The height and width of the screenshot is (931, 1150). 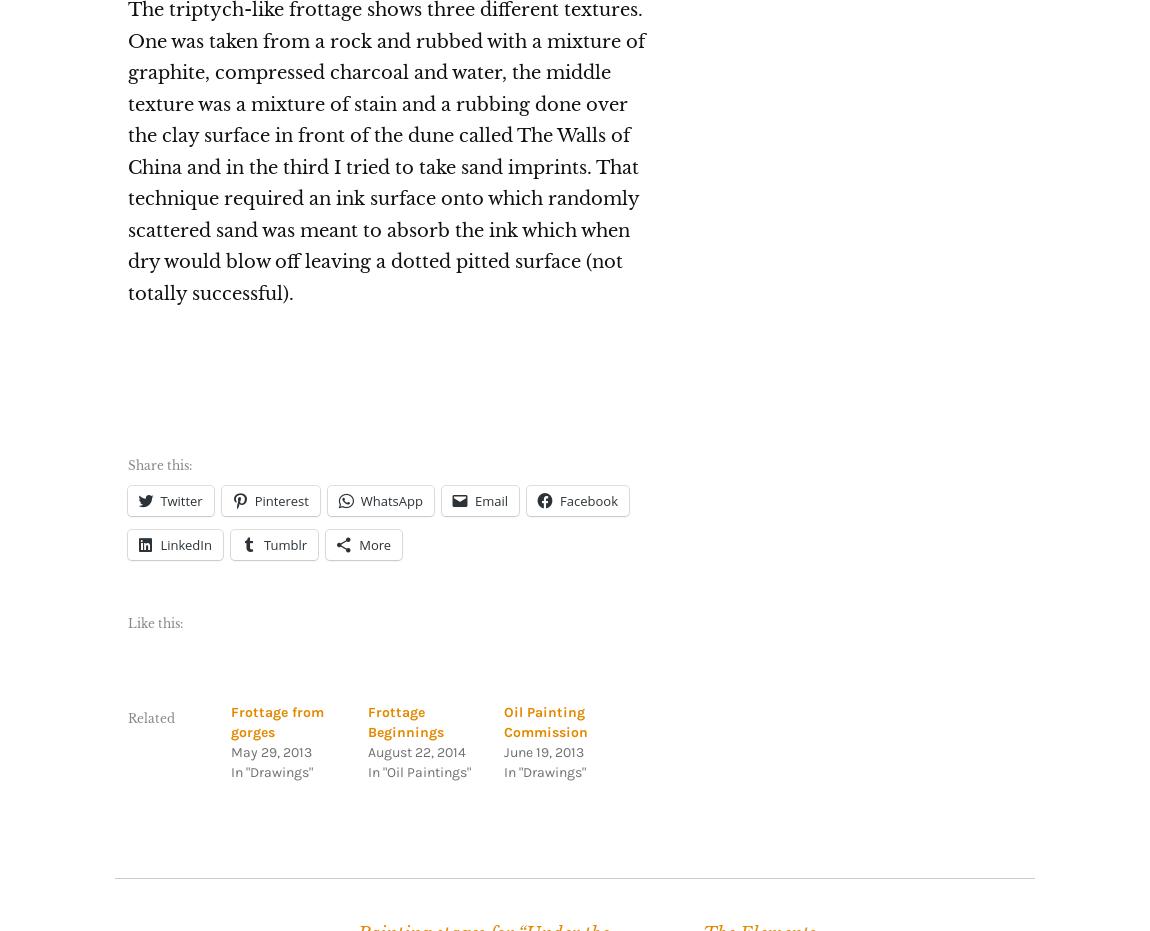 I want to click on 'LinkedIn', so click(x=158, y=542).